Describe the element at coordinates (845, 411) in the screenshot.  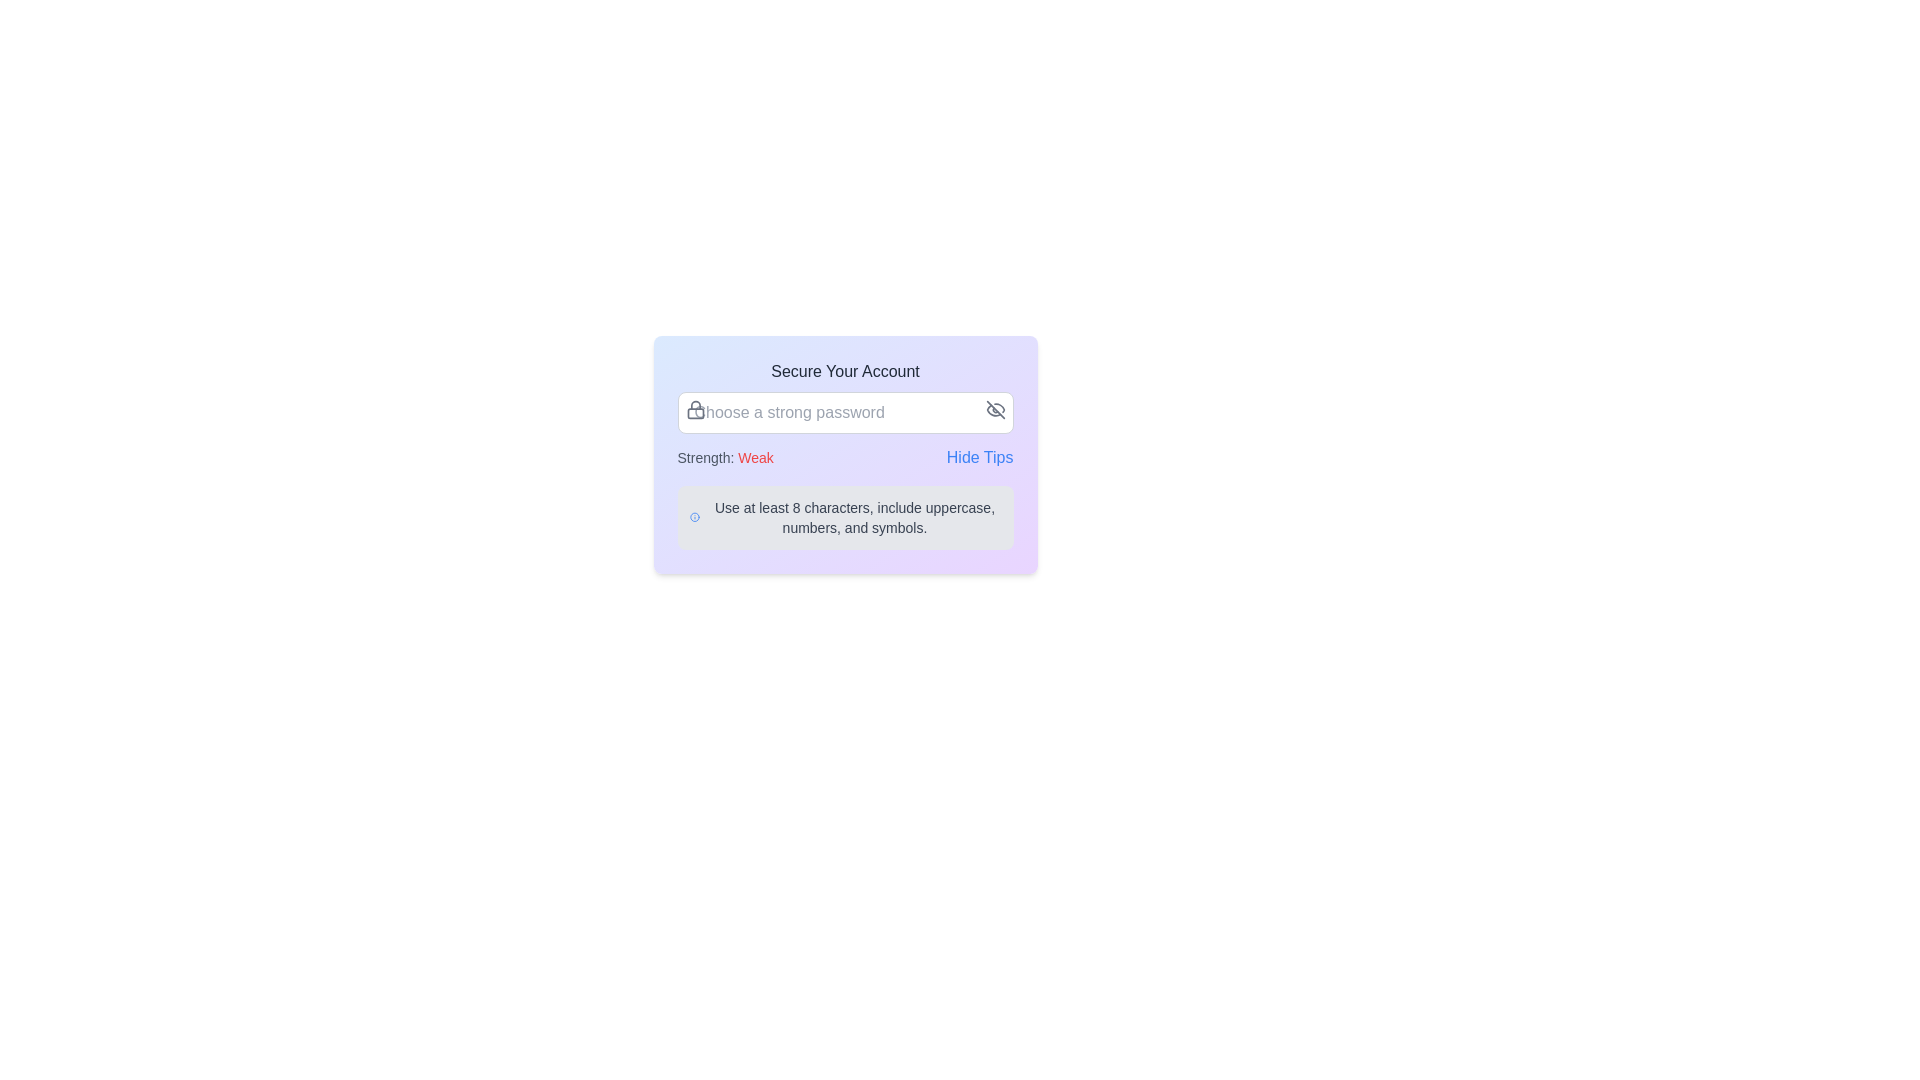
I see `the password input field located below the title 'Secure Your Account'` at that location.